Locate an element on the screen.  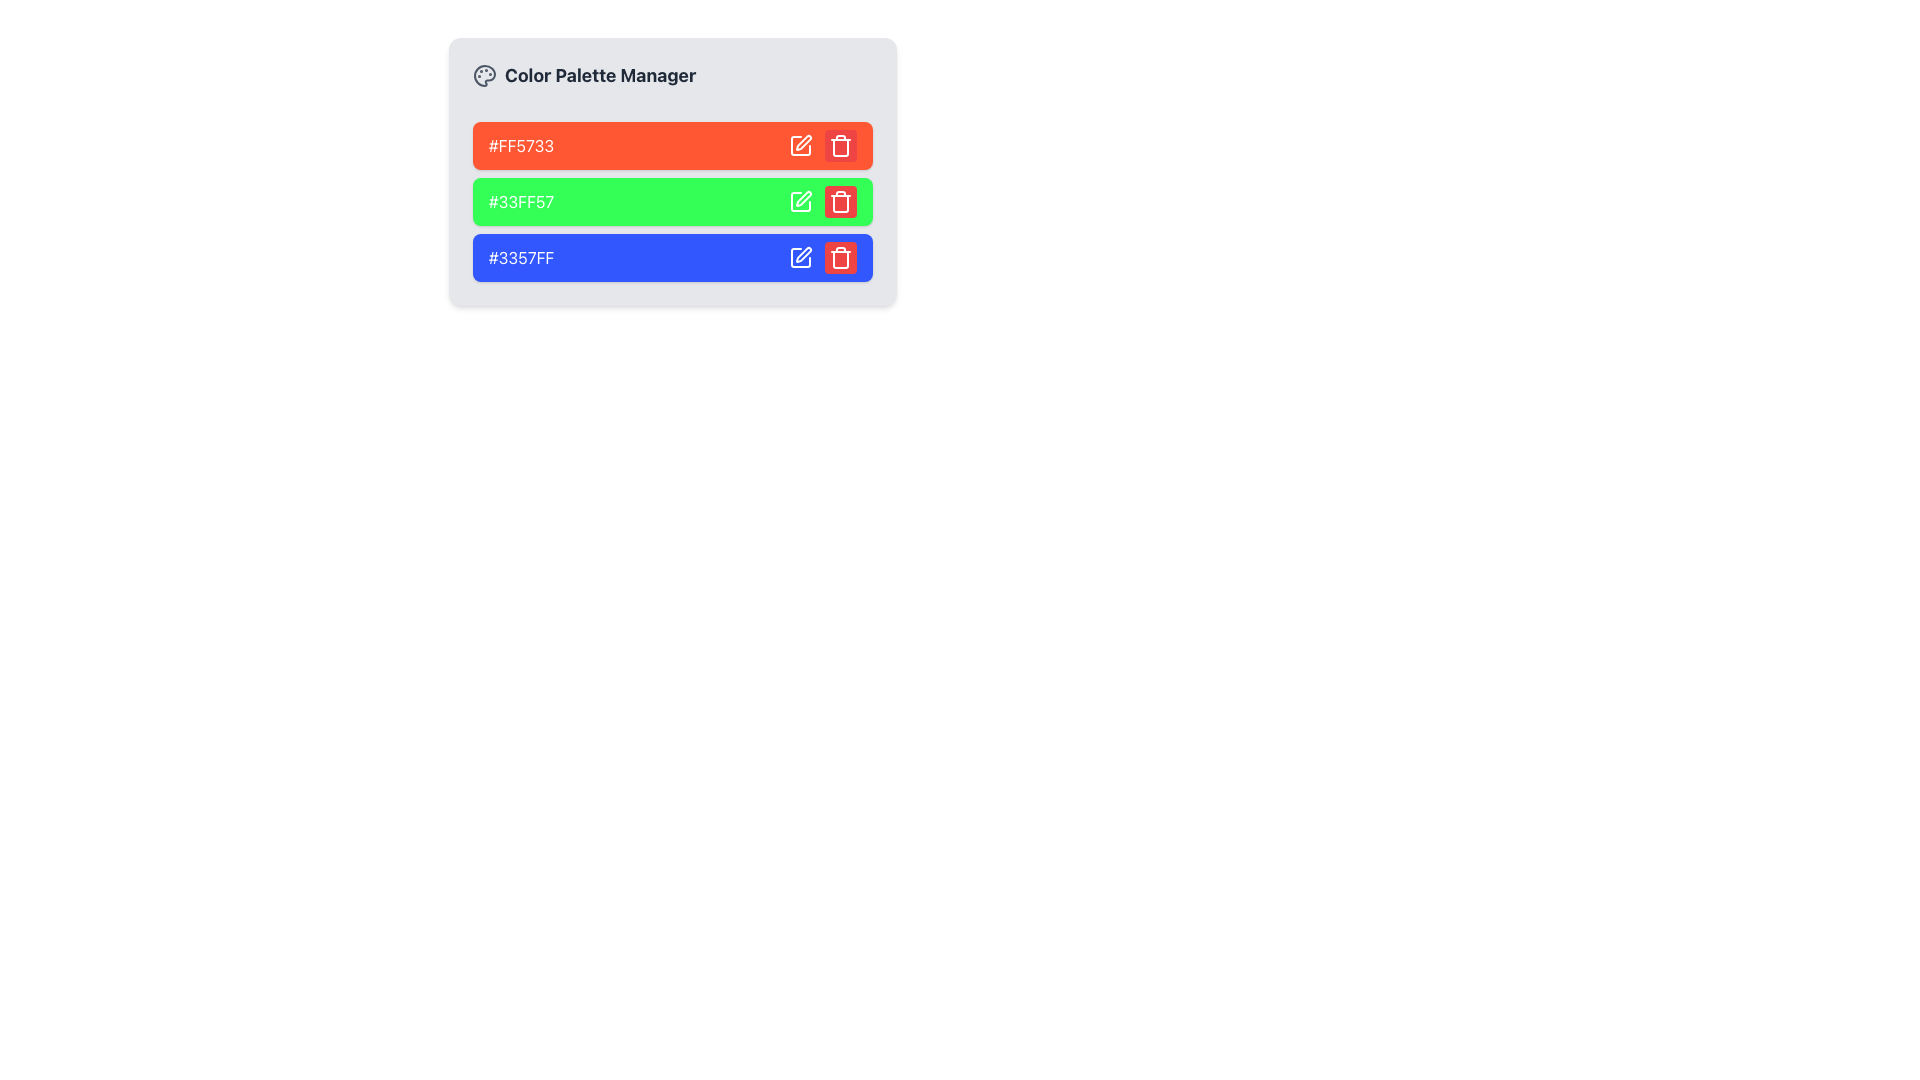
the Trash Icon button located in the Color Palette Manager section is located at coordinates (840, 257).